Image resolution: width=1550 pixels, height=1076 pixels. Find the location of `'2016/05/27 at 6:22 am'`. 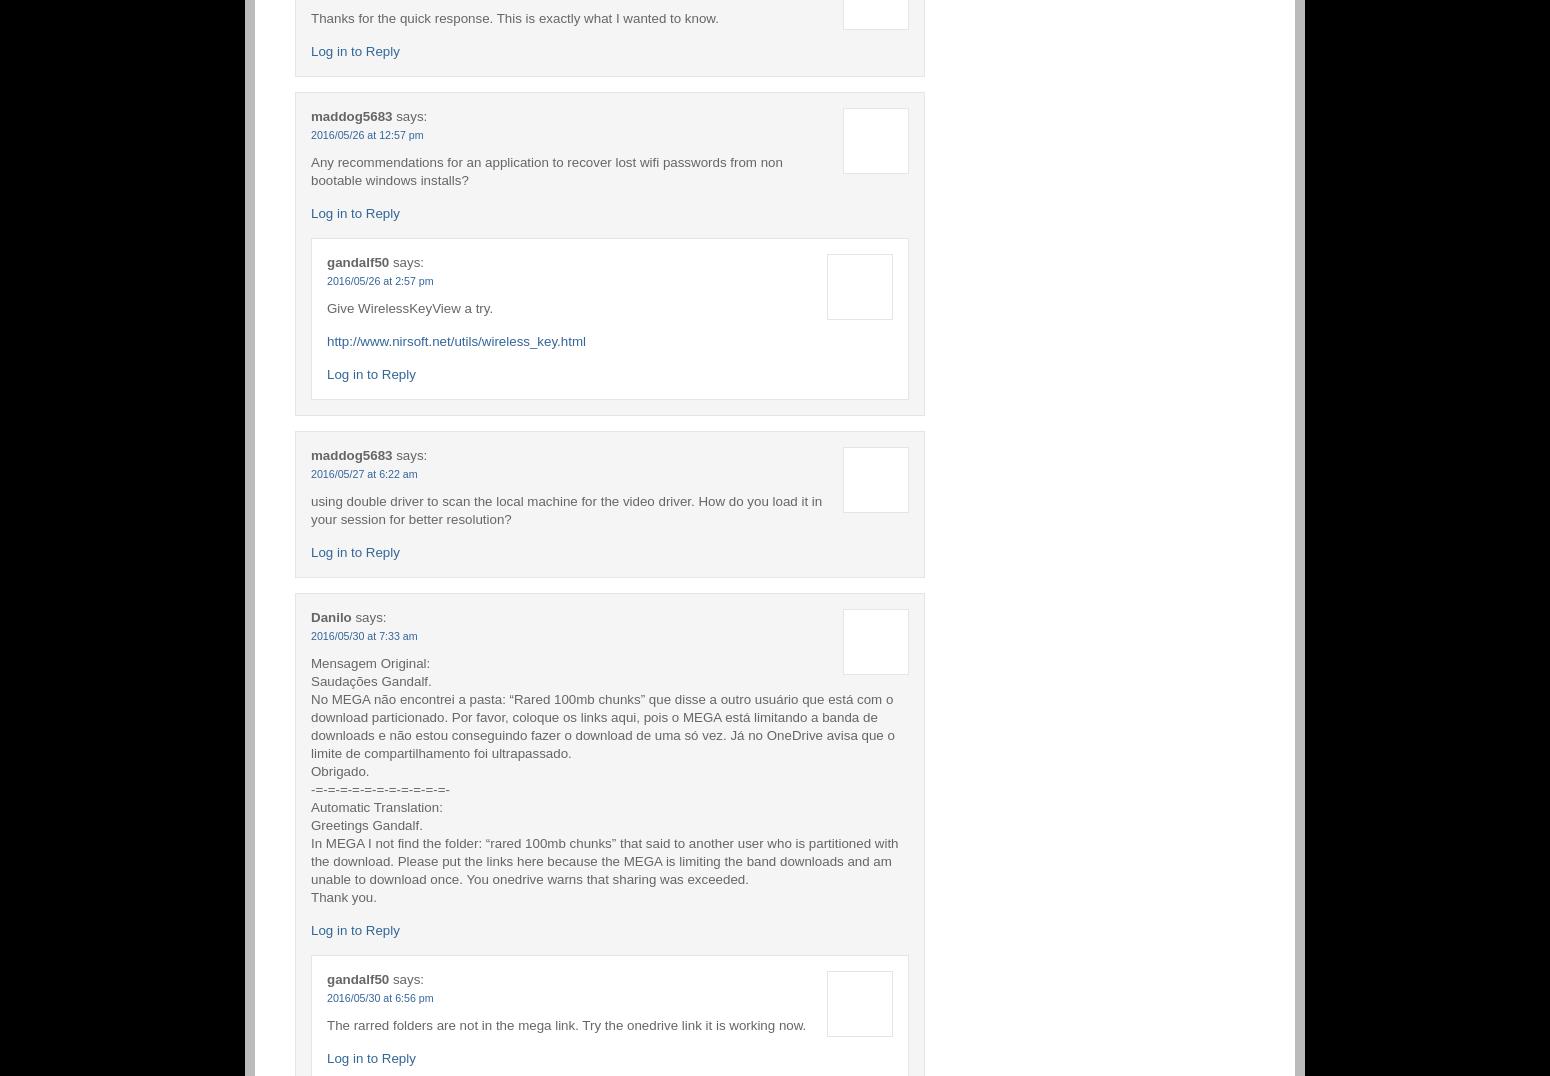

'2016/05/27 at 6:22 am' is located at coordinates (362, 472).